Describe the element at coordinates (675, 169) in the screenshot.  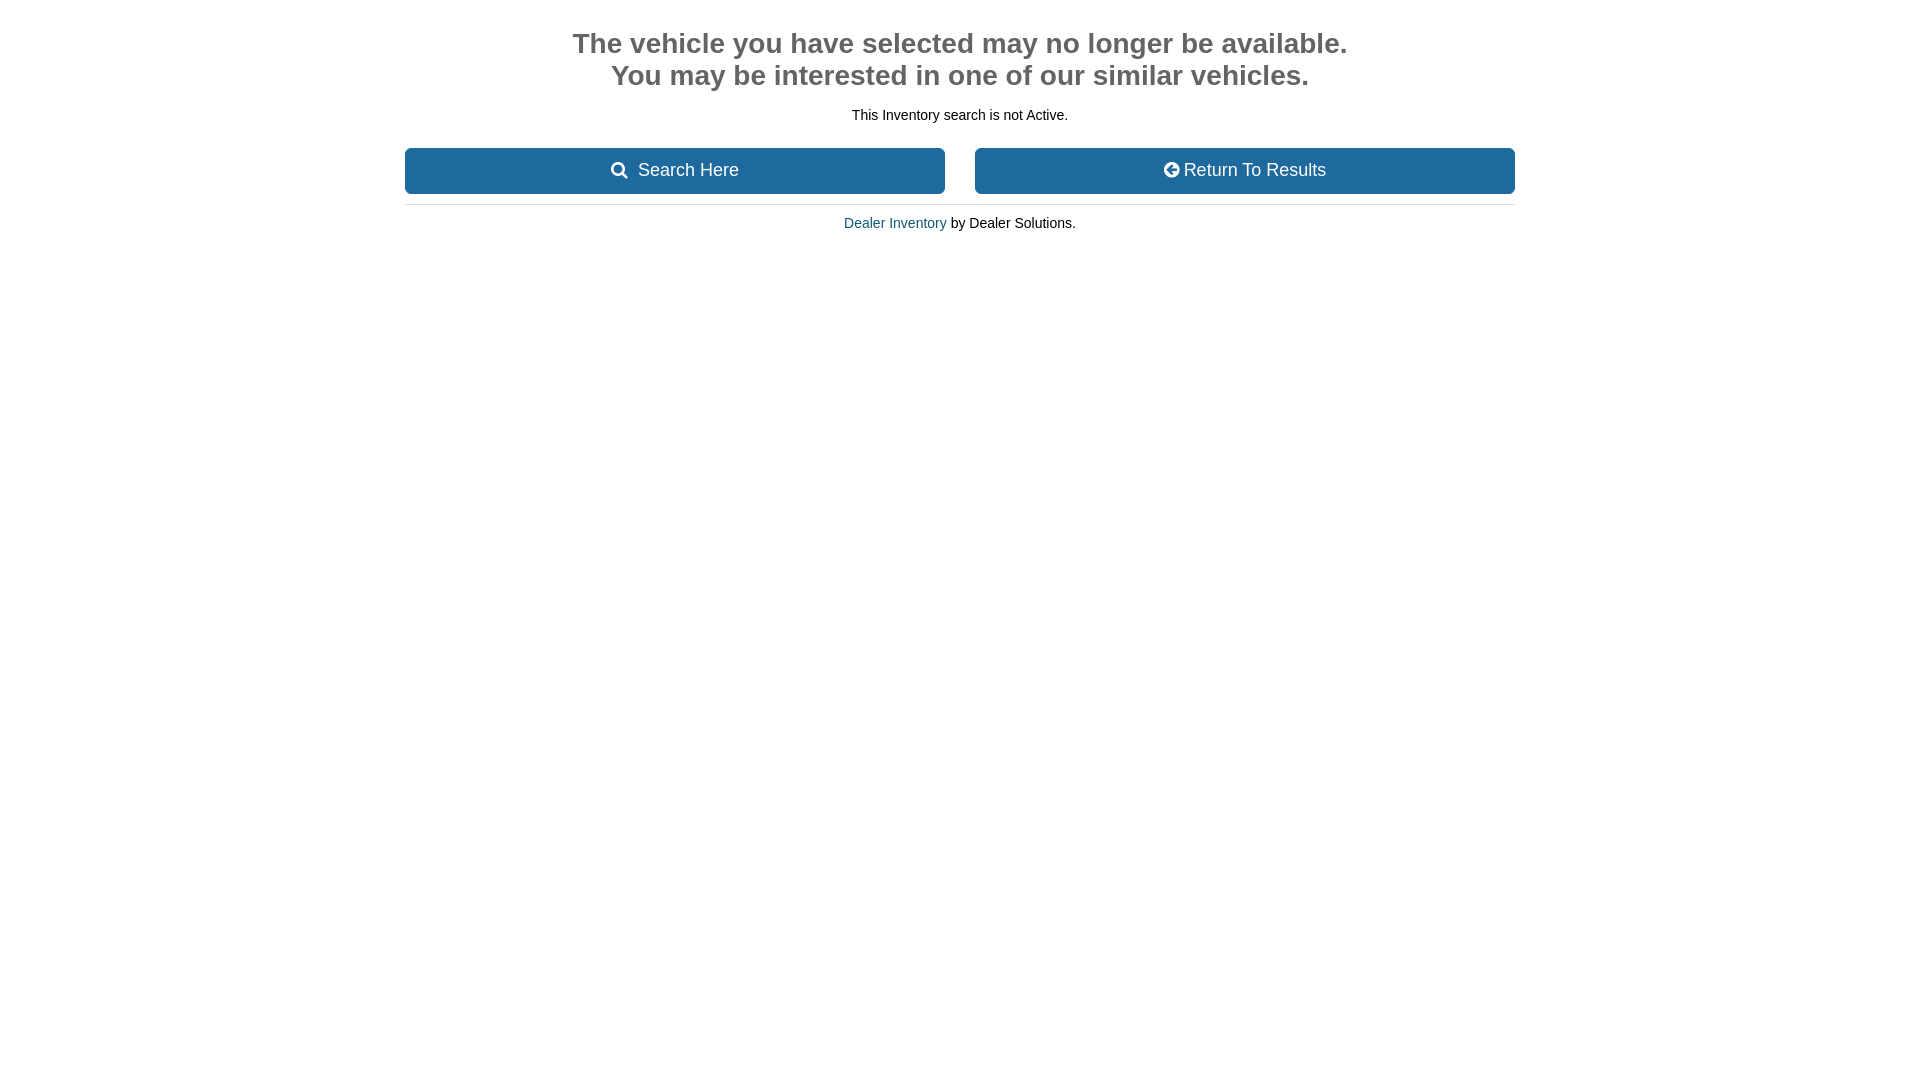
I see `'Search Here'` at that location.